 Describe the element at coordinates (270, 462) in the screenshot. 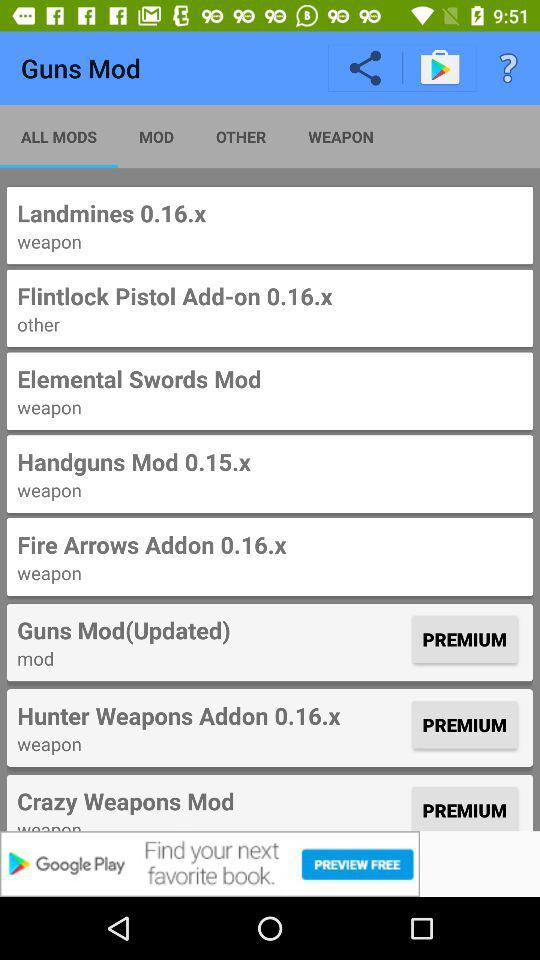

I see `handguns mod 015x` at that location.